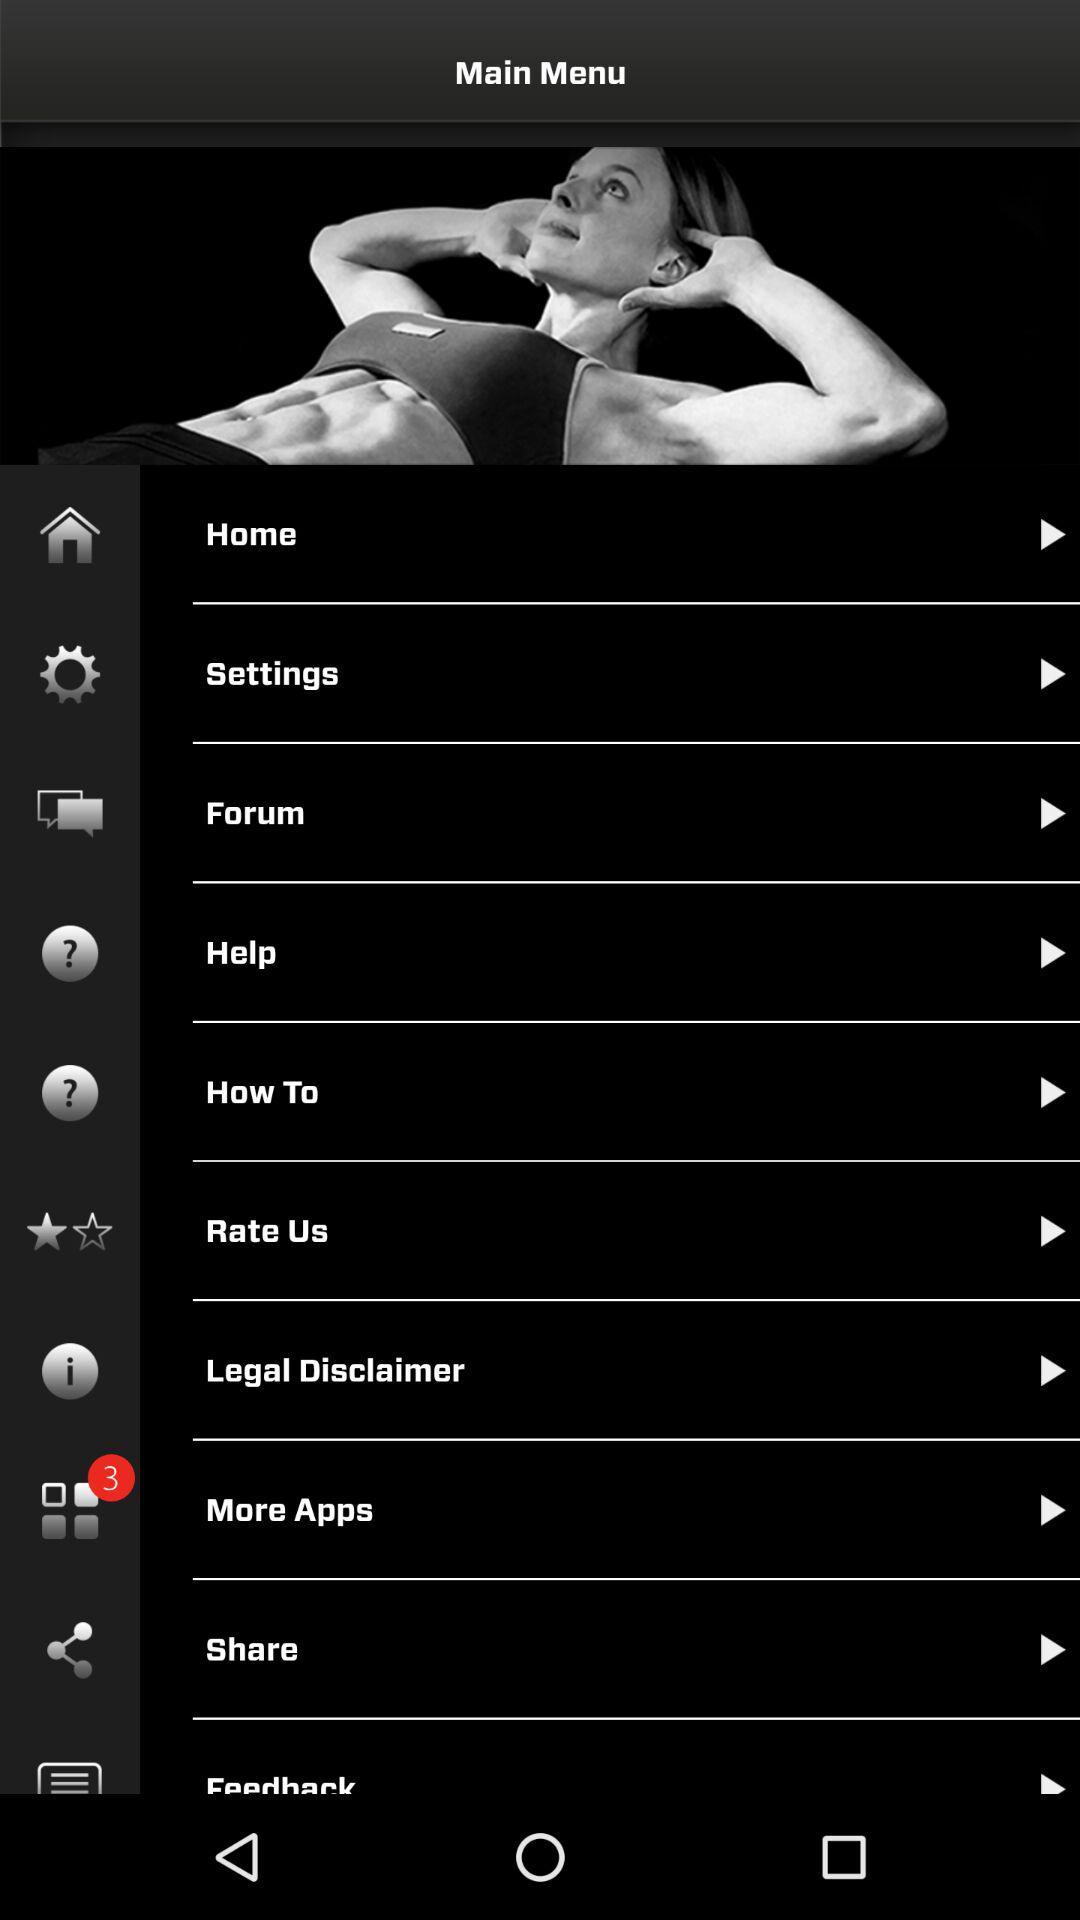  I want to click on the play icon, so click(1032, 1667).